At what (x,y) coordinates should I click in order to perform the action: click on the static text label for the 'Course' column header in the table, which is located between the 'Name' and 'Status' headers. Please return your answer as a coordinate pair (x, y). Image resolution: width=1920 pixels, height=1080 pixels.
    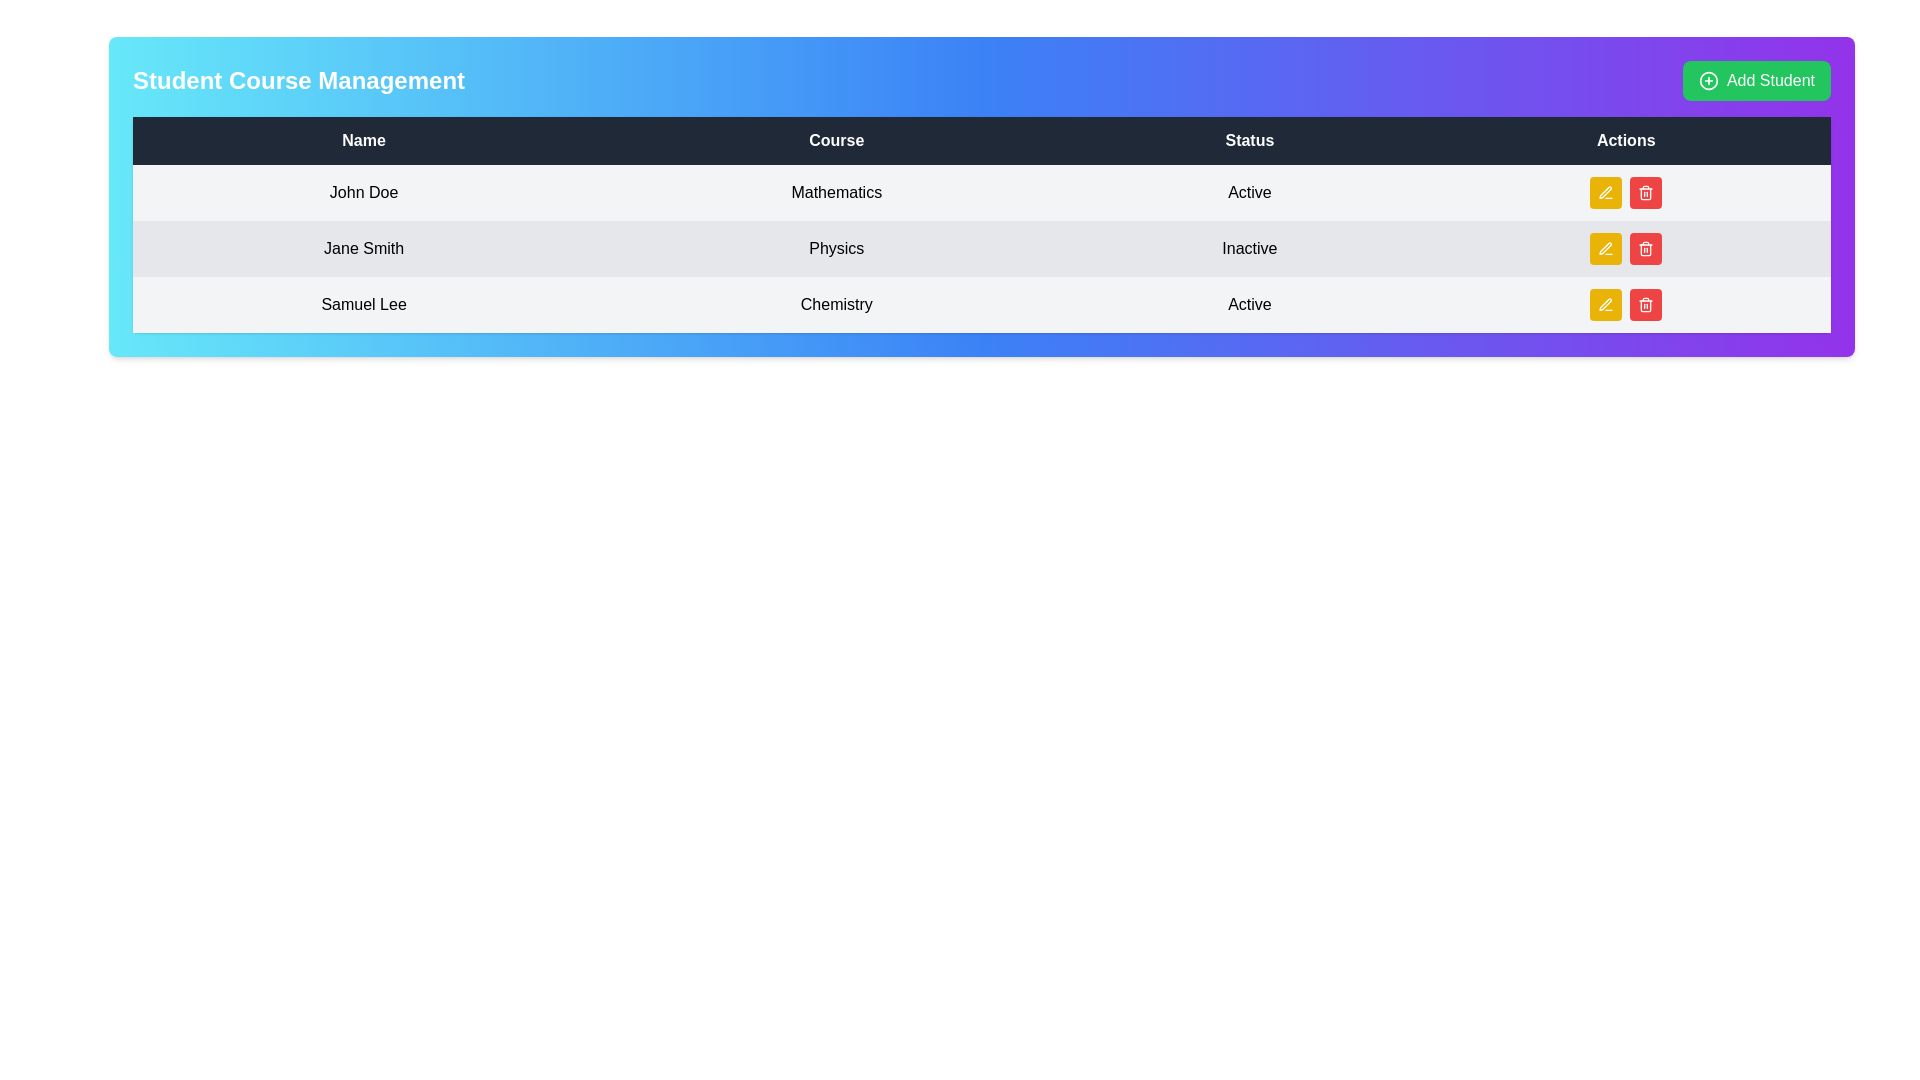
    Looking at the image, I should click on (836, 140).